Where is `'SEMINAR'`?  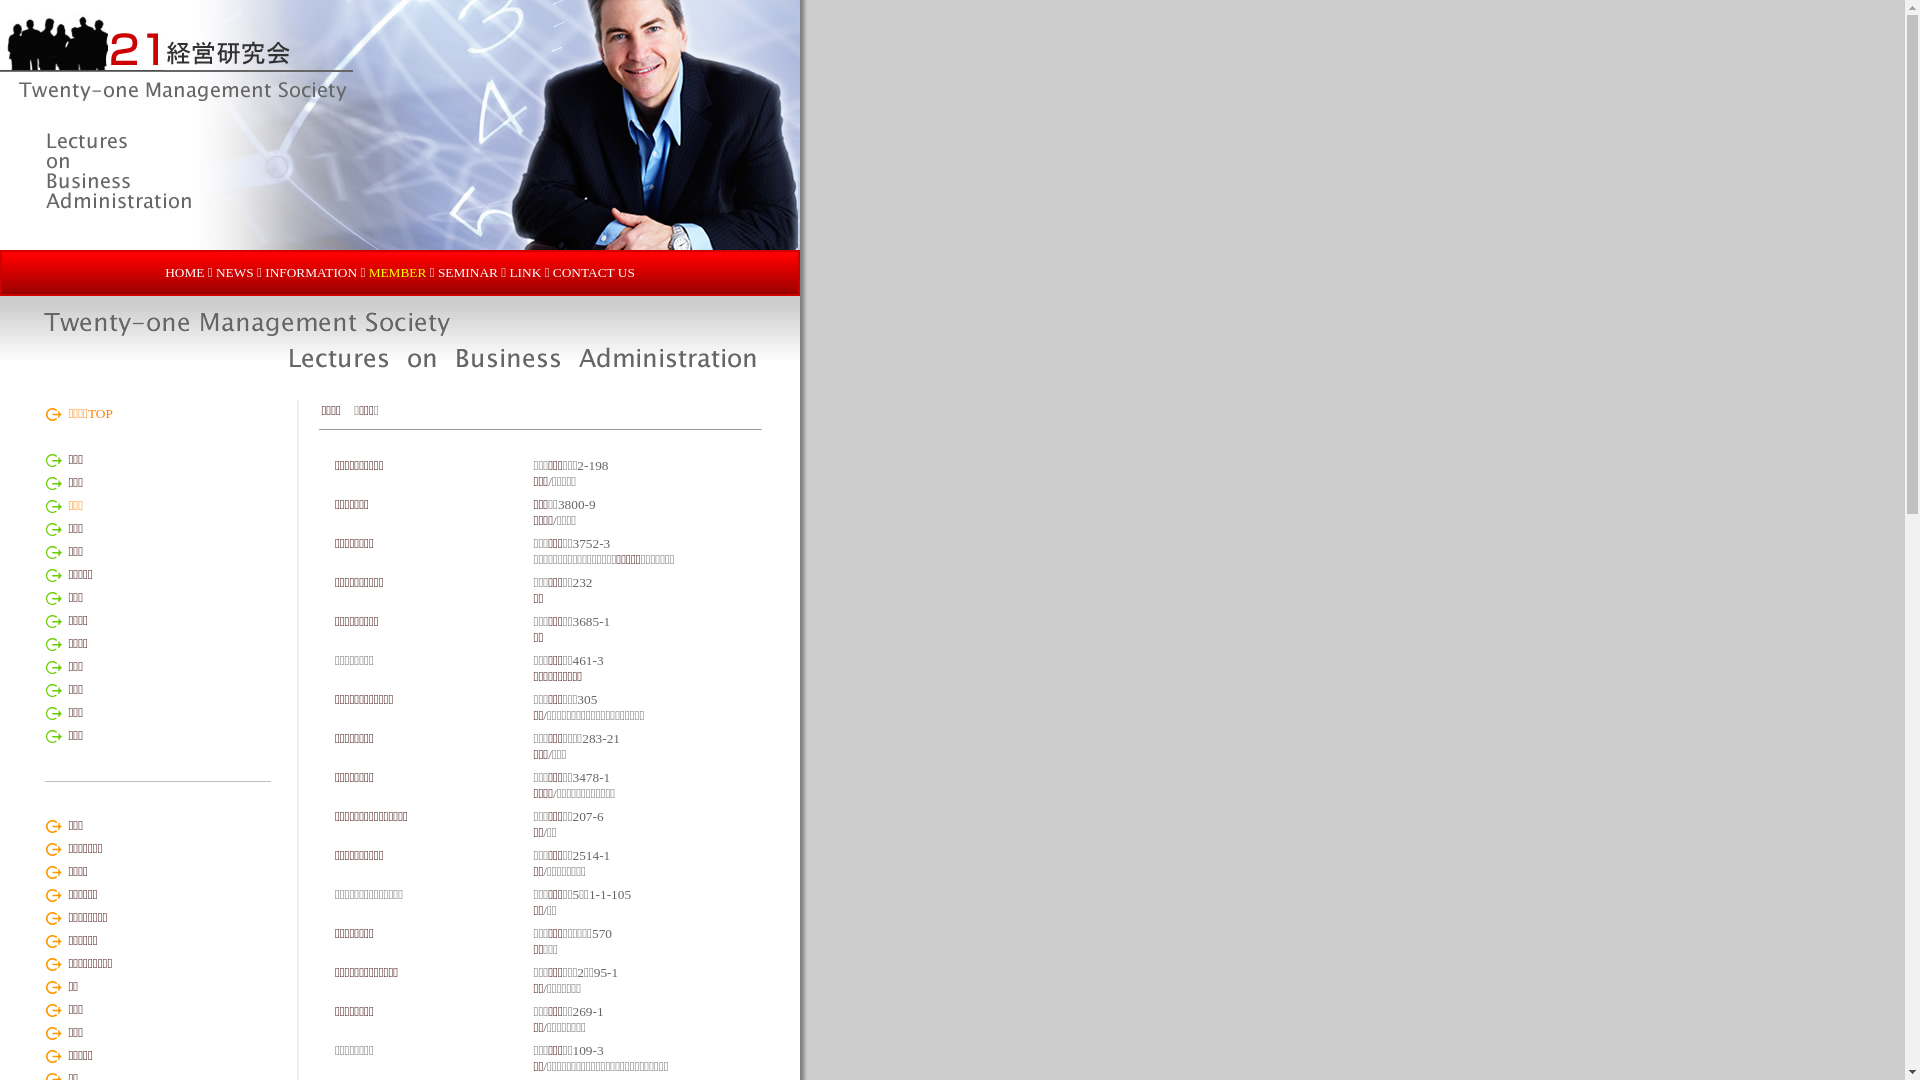 'SEMINAR' is located at coordinates (467, 272).